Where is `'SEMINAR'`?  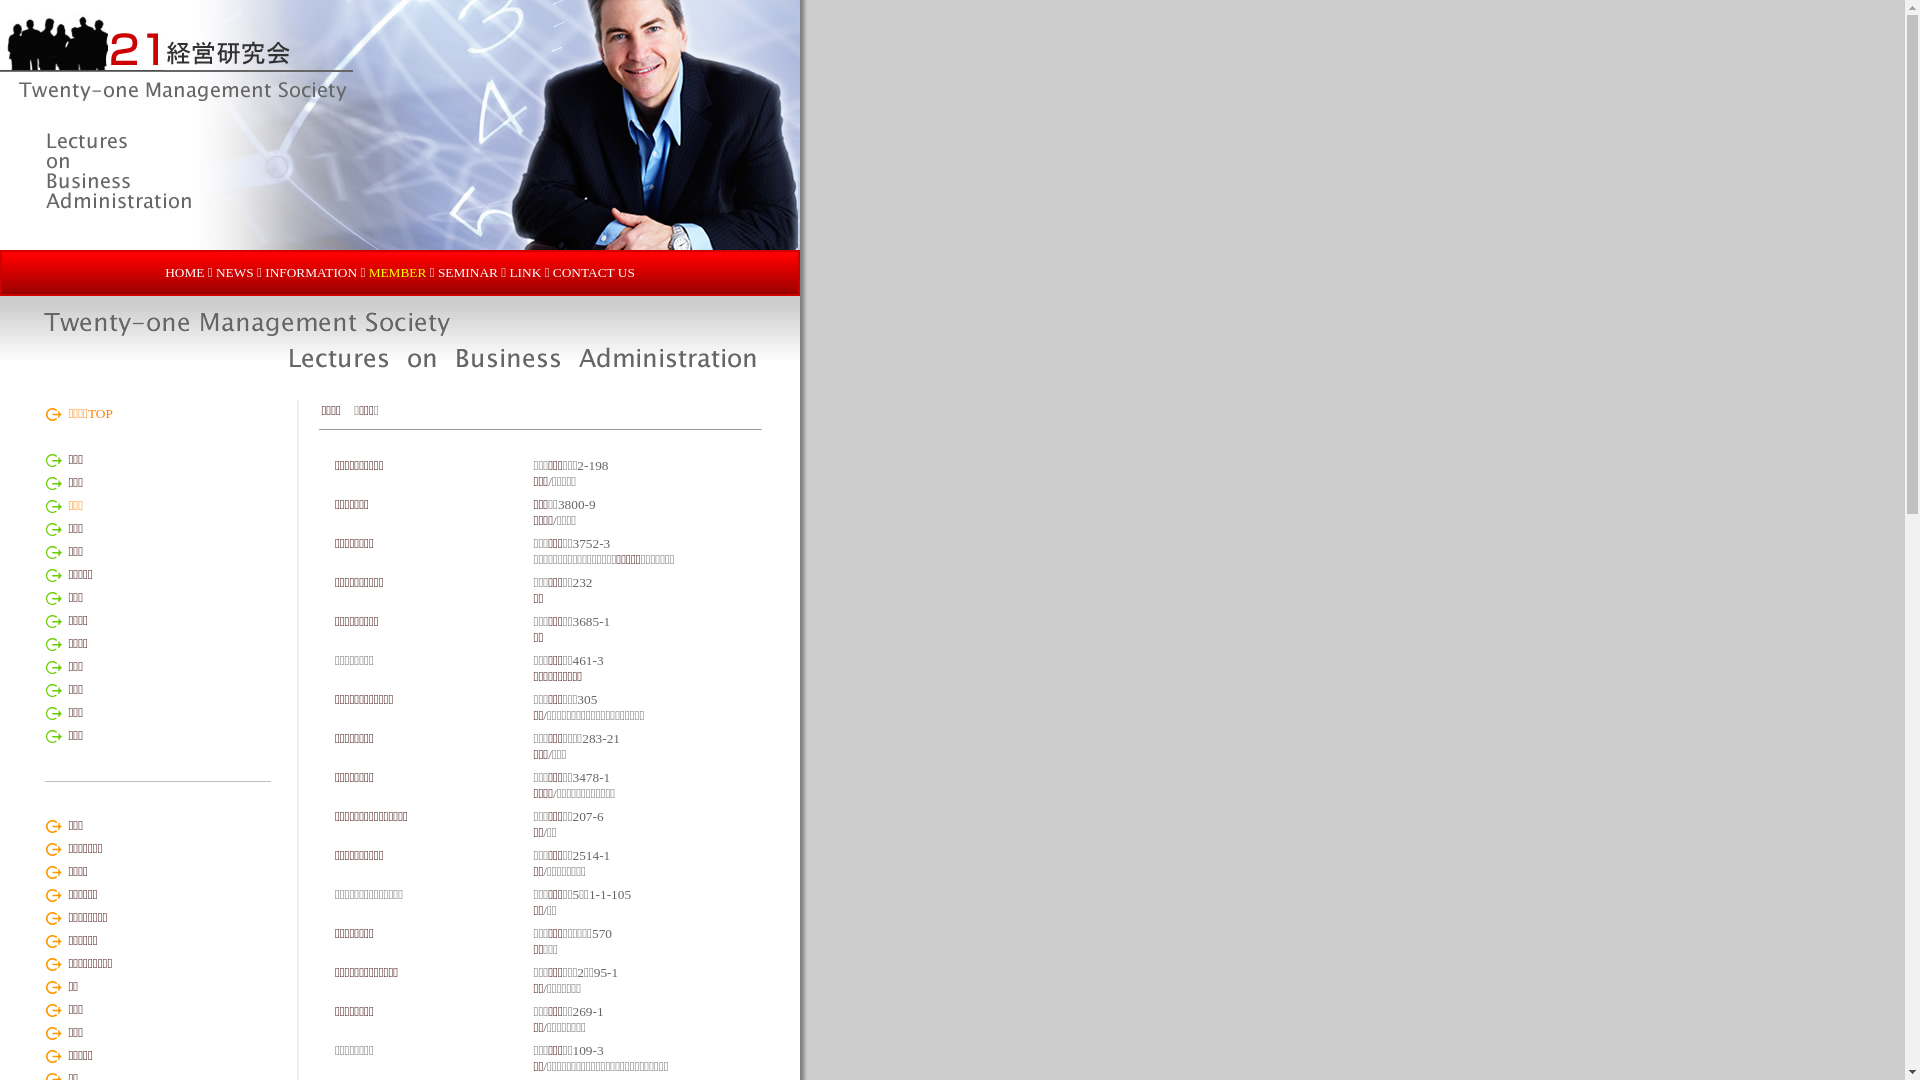 'SEMINAR' is located at coordinates (467, 272).